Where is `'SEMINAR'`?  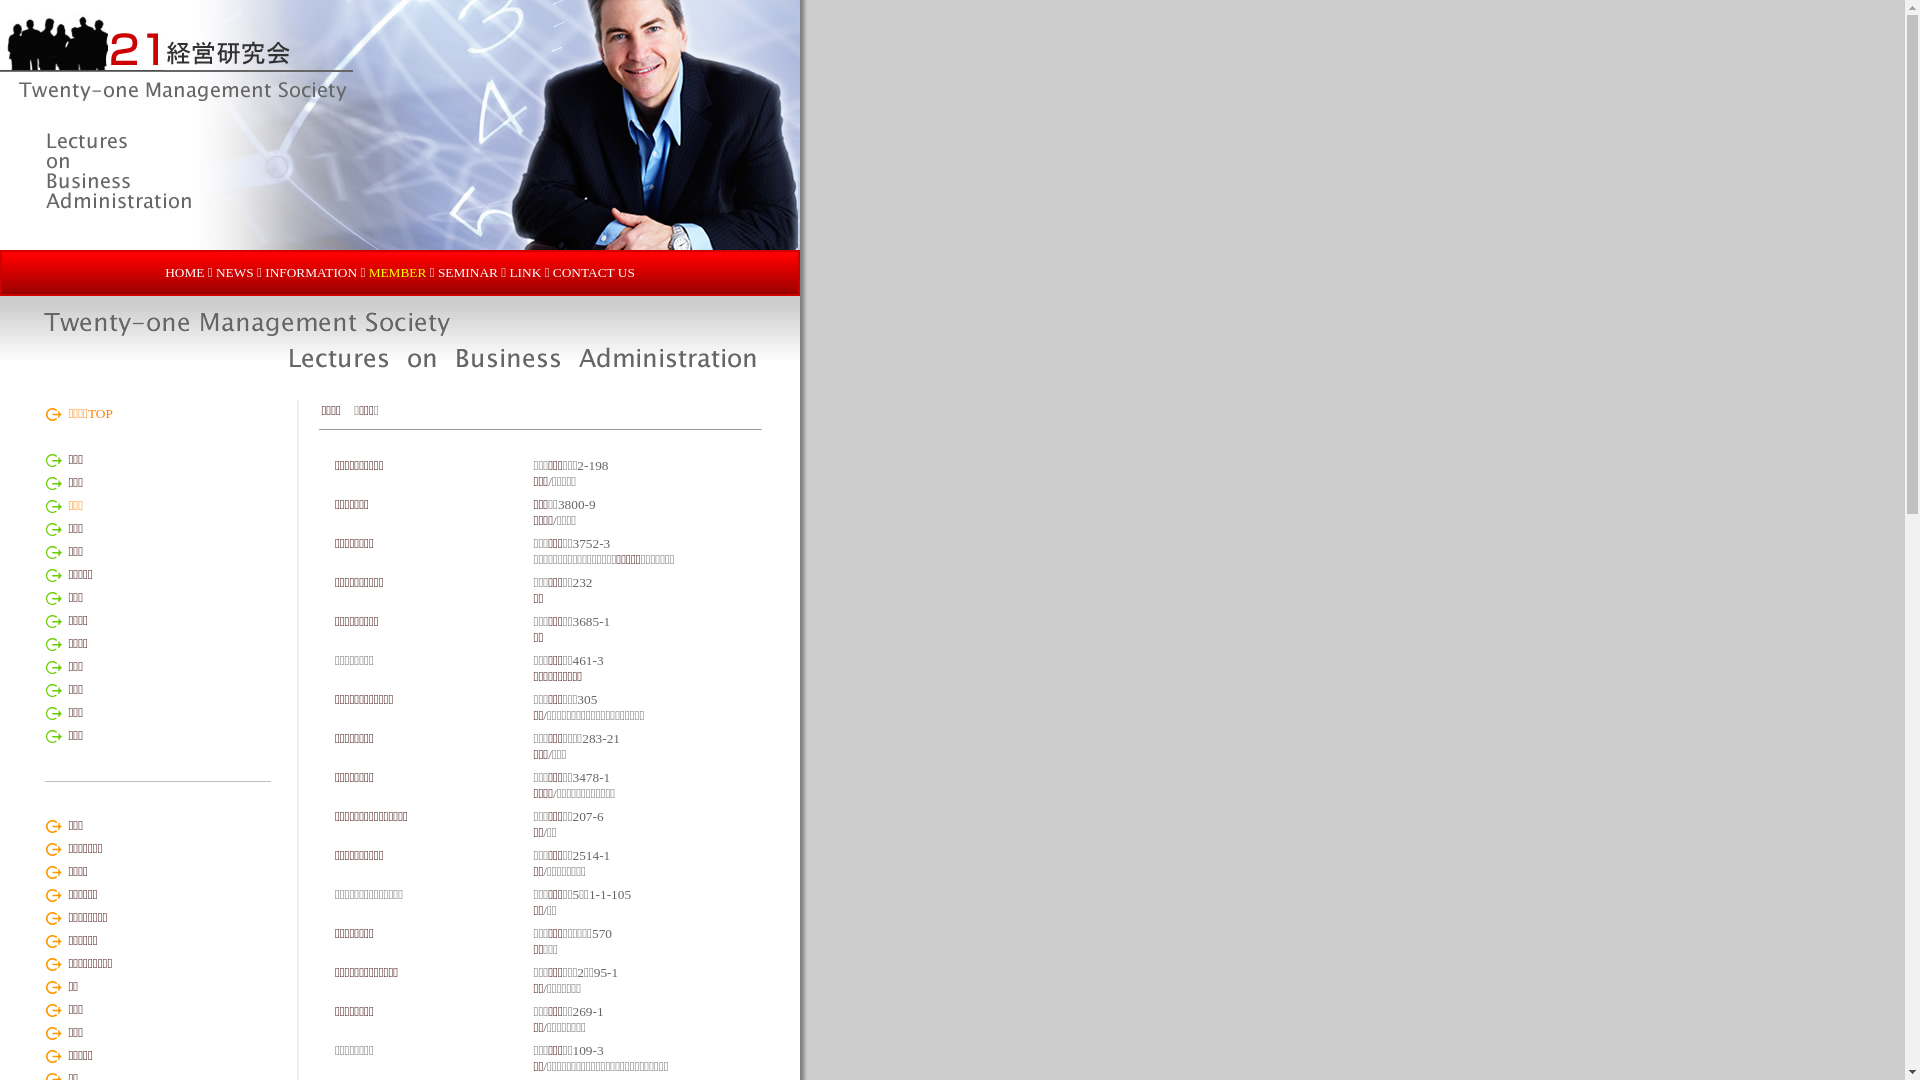 'SEMINAR' is located at coordinates (467, 272).